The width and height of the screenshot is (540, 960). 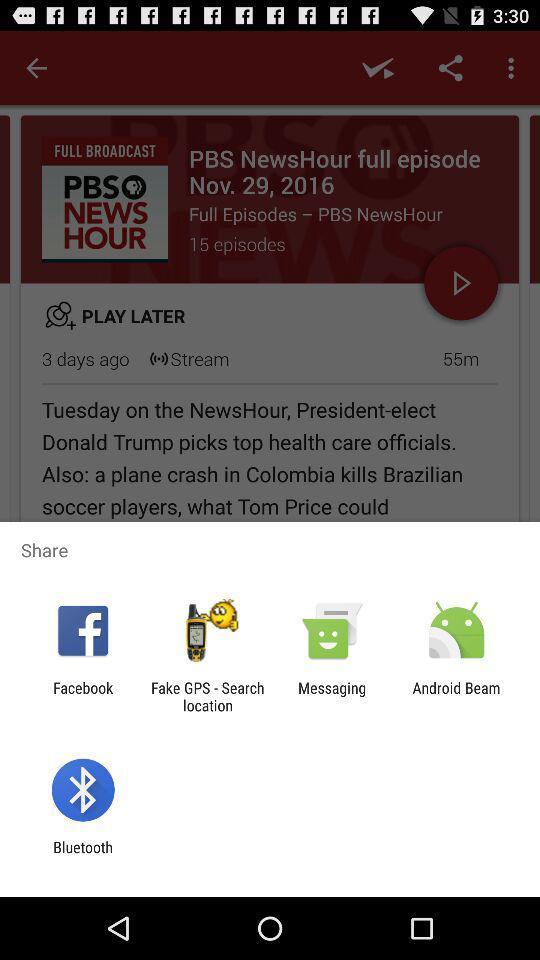 I want to click on bluetooth icon, so click(x=82, y=855).